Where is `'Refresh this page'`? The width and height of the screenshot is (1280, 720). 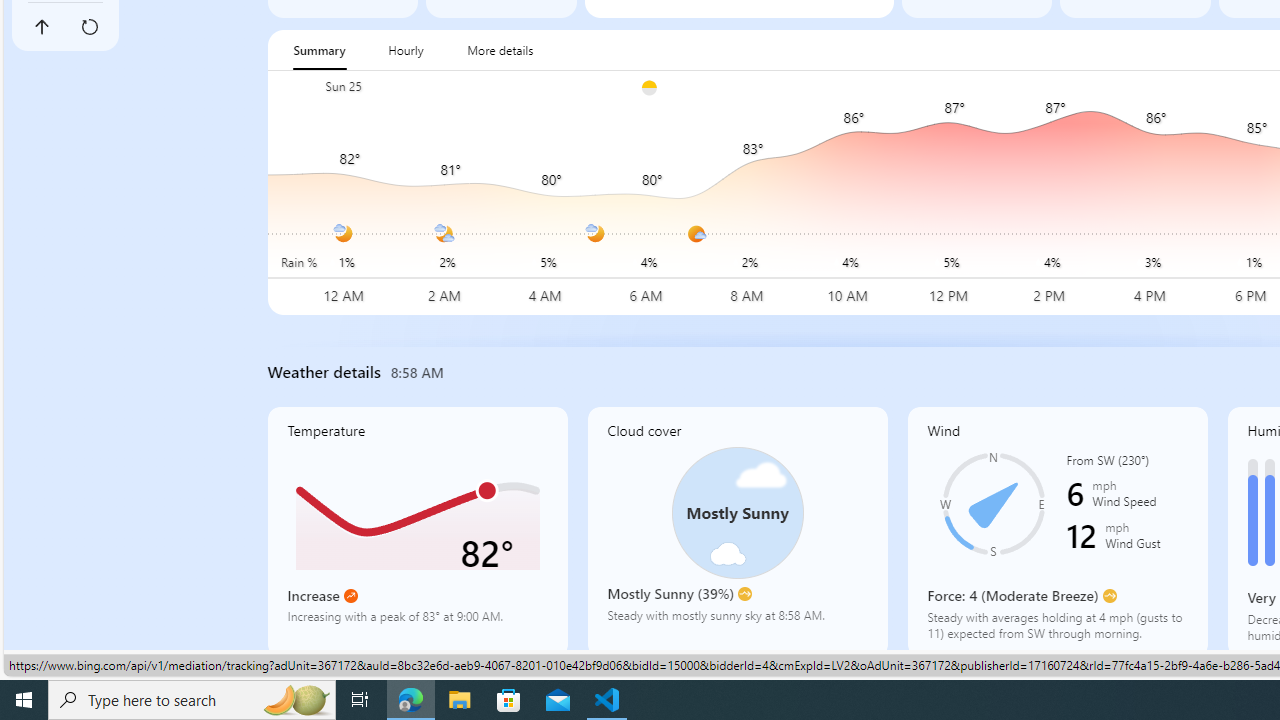 'Refresh this page' is located at coordinates (88, 27).